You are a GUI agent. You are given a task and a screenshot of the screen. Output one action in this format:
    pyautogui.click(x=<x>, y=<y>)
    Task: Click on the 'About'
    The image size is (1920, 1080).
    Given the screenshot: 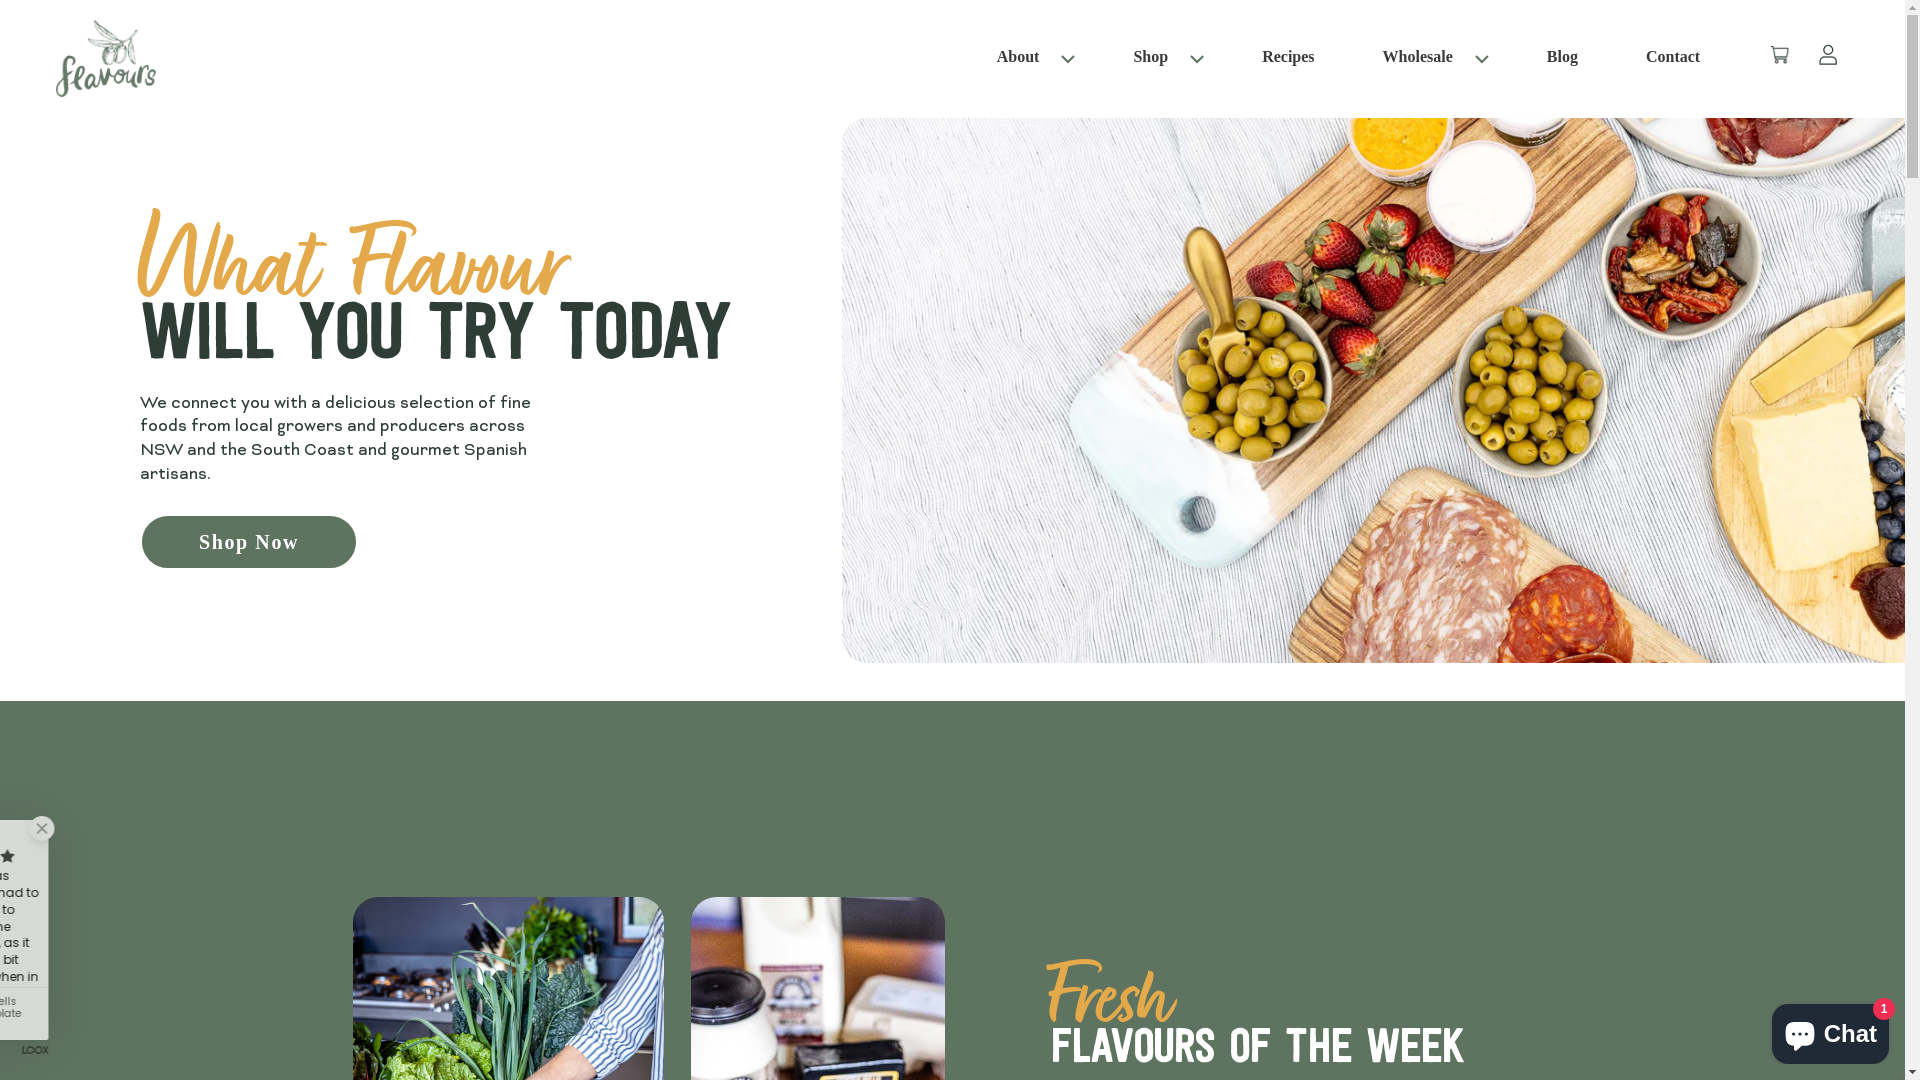 What is the action you would take?
    pyautogui.click(x=987, y=57)
    